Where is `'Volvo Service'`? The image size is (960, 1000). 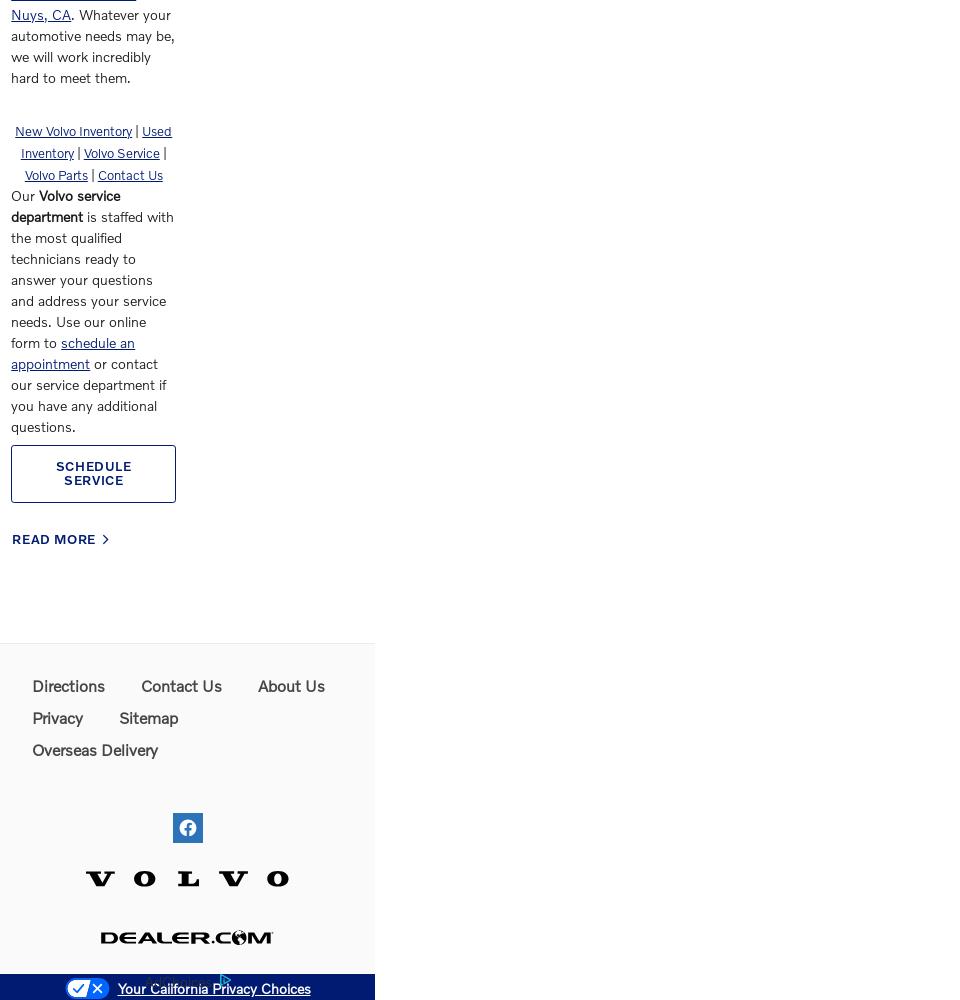 'Volvo Service' is located at coordinates (120, 153).